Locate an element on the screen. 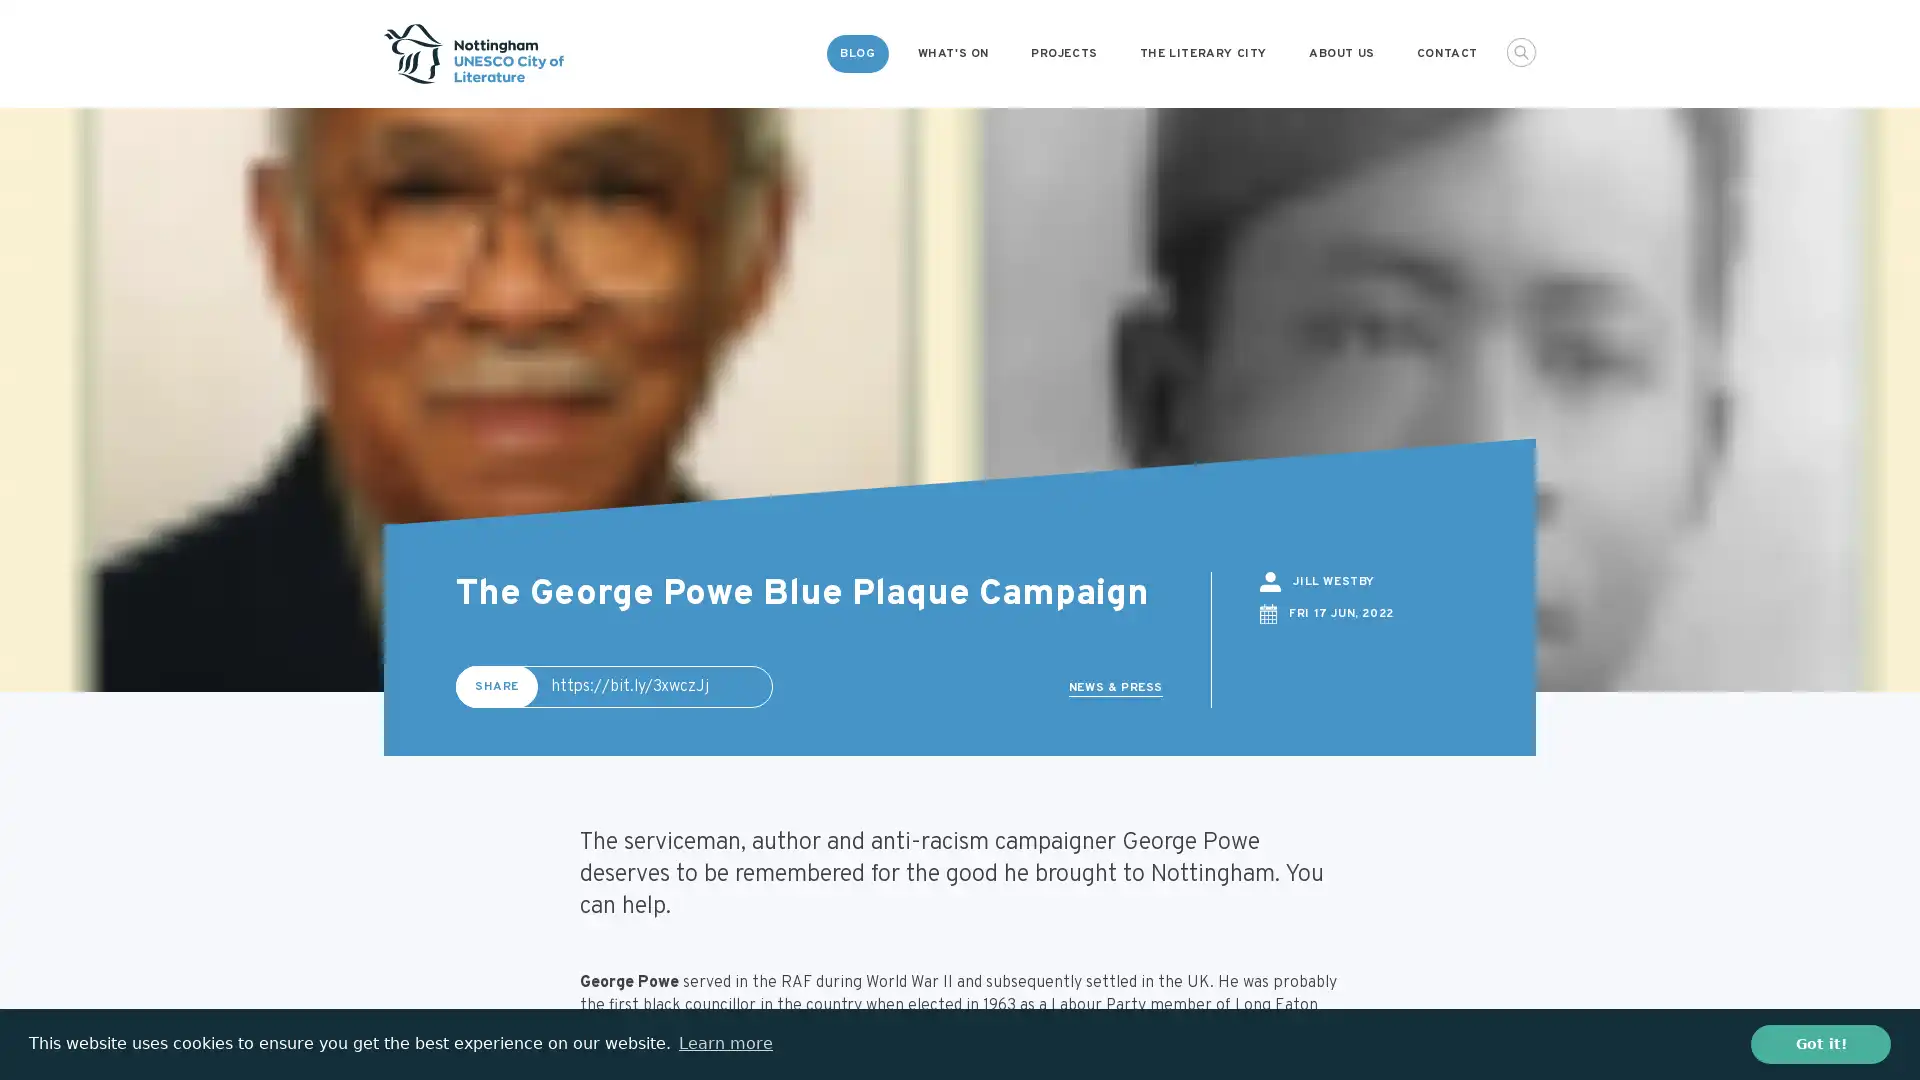 Image resolution: width=1920 pixels, height=1080 pixels. learn more about cookies is located at coordinates (724, 1043).